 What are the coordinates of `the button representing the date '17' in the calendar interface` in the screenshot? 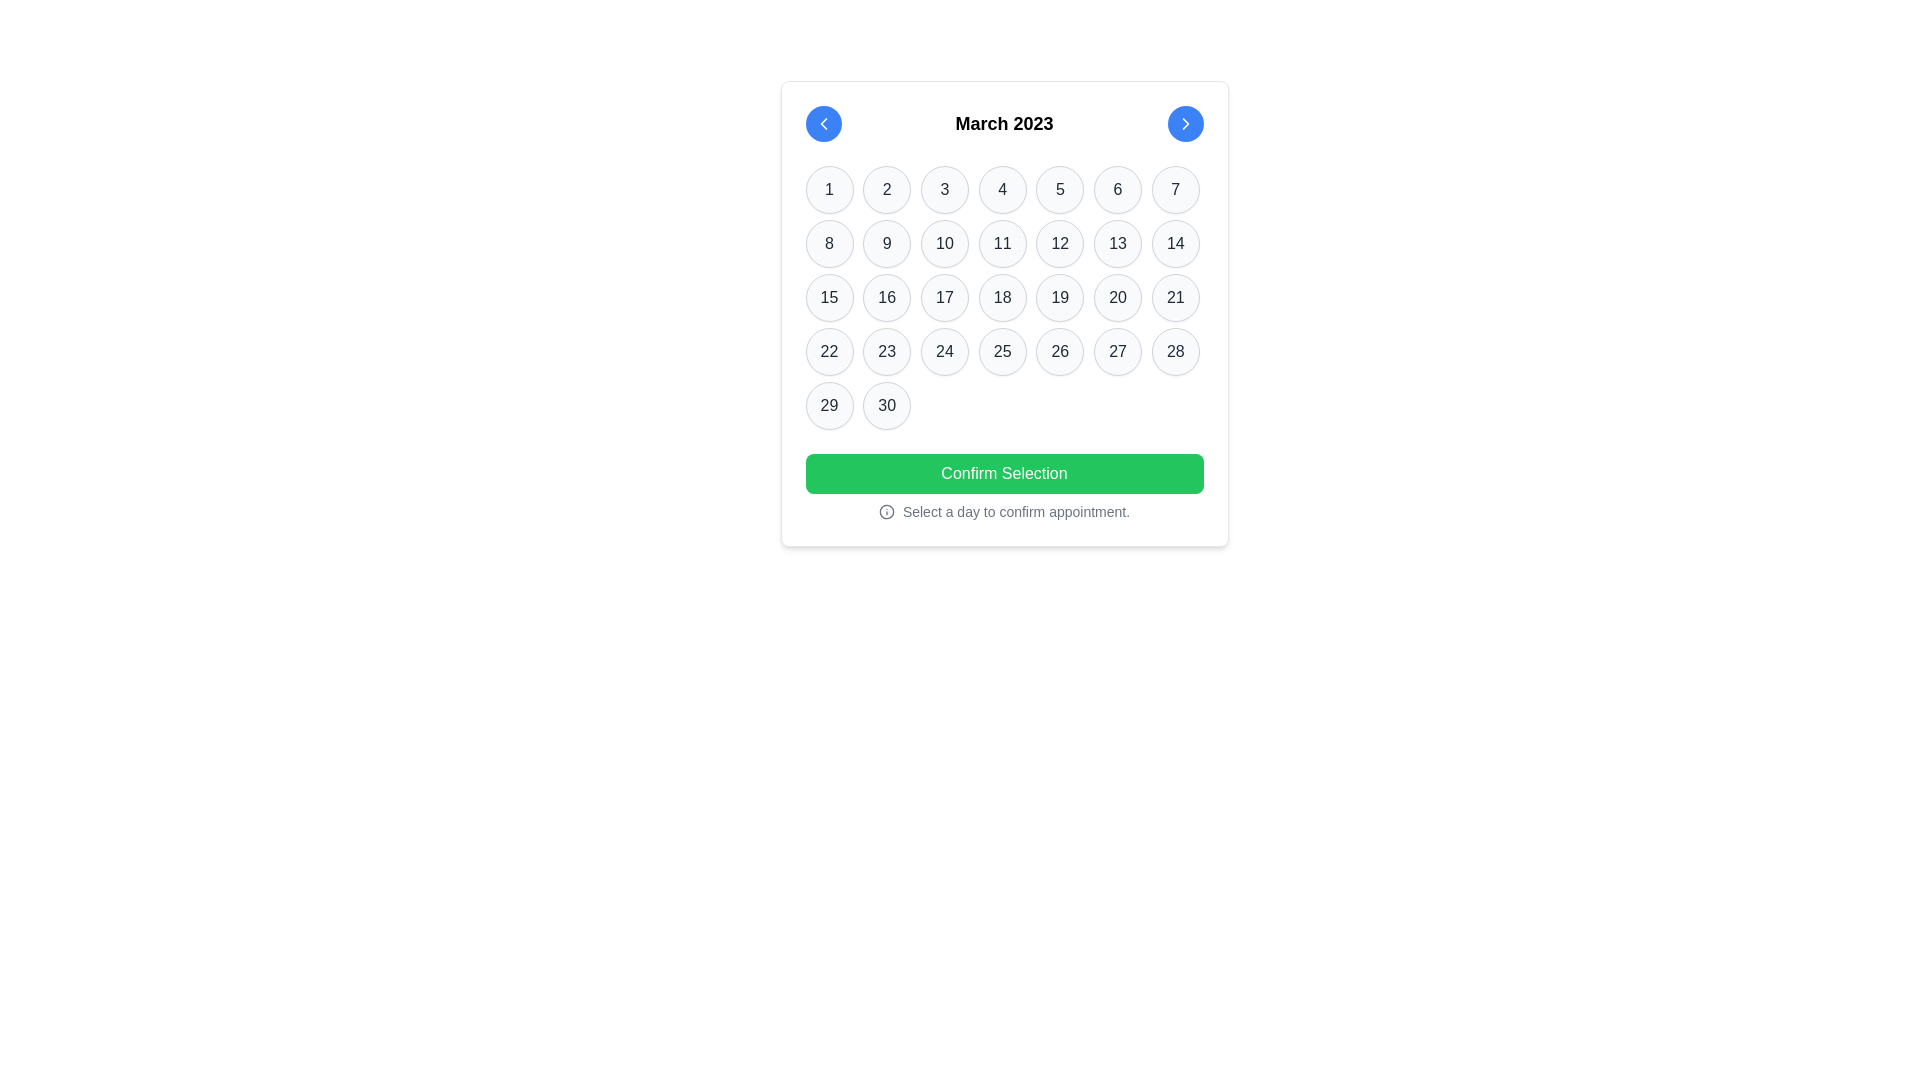 It's located at (943, 297).